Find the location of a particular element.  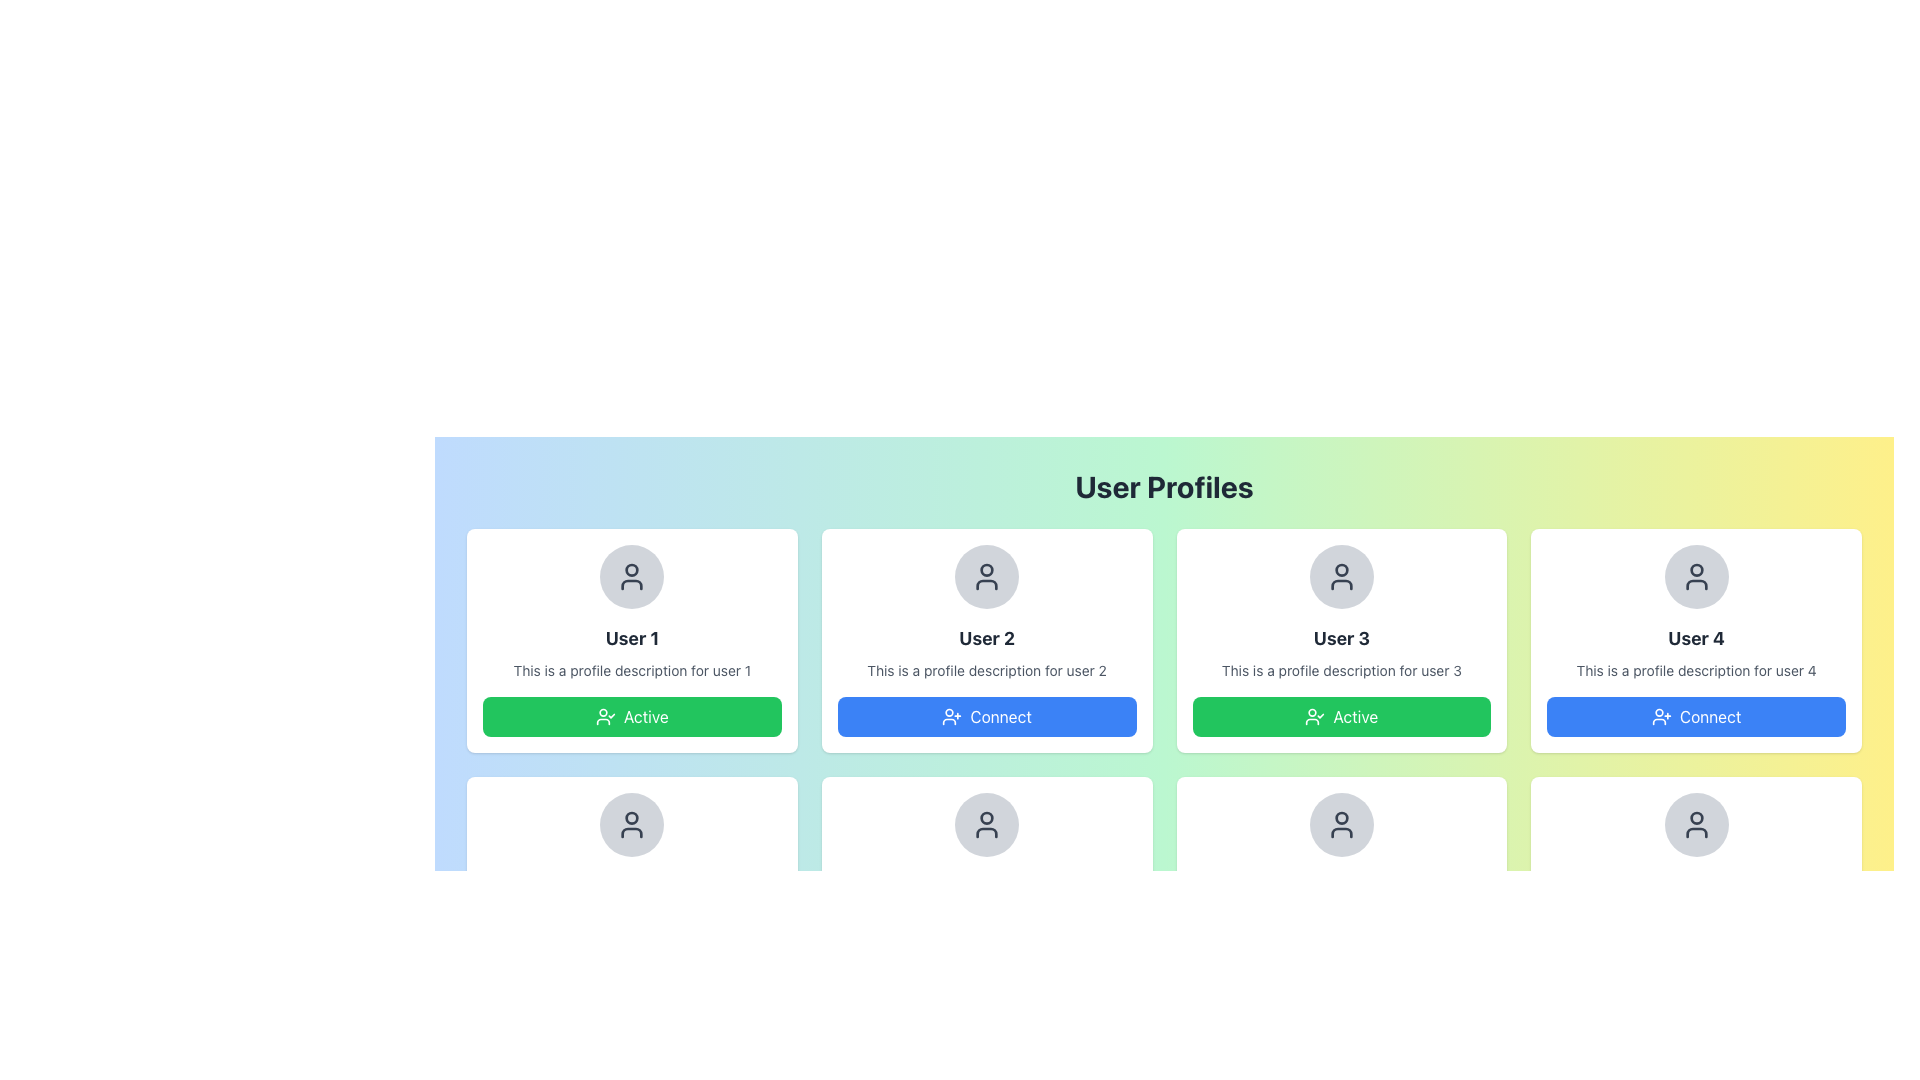

the 'User 1' text label, which is bold and larger than surrounding text, located in the first profile card below the user profile icon is located at coordinates (631, 639).